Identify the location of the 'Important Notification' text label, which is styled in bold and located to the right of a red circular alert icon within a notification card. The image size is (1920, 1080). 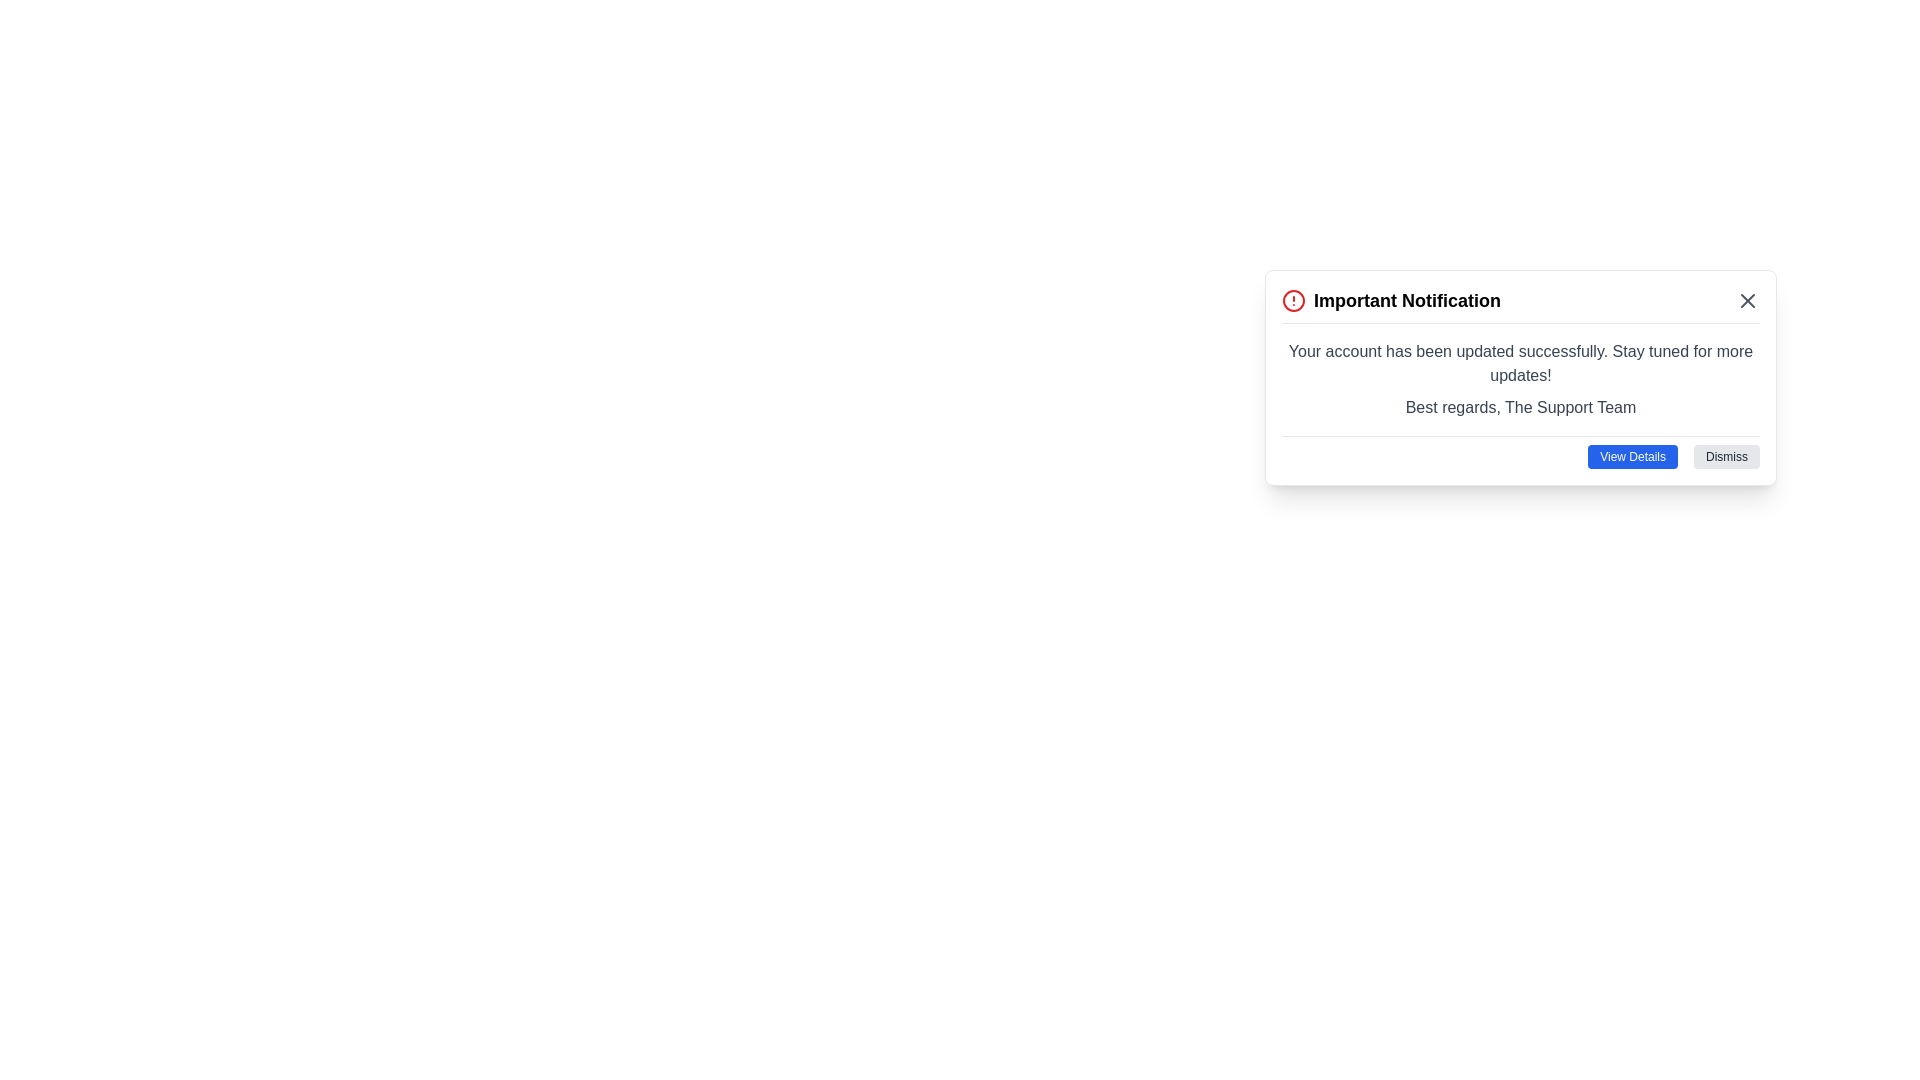
(1406, 300).